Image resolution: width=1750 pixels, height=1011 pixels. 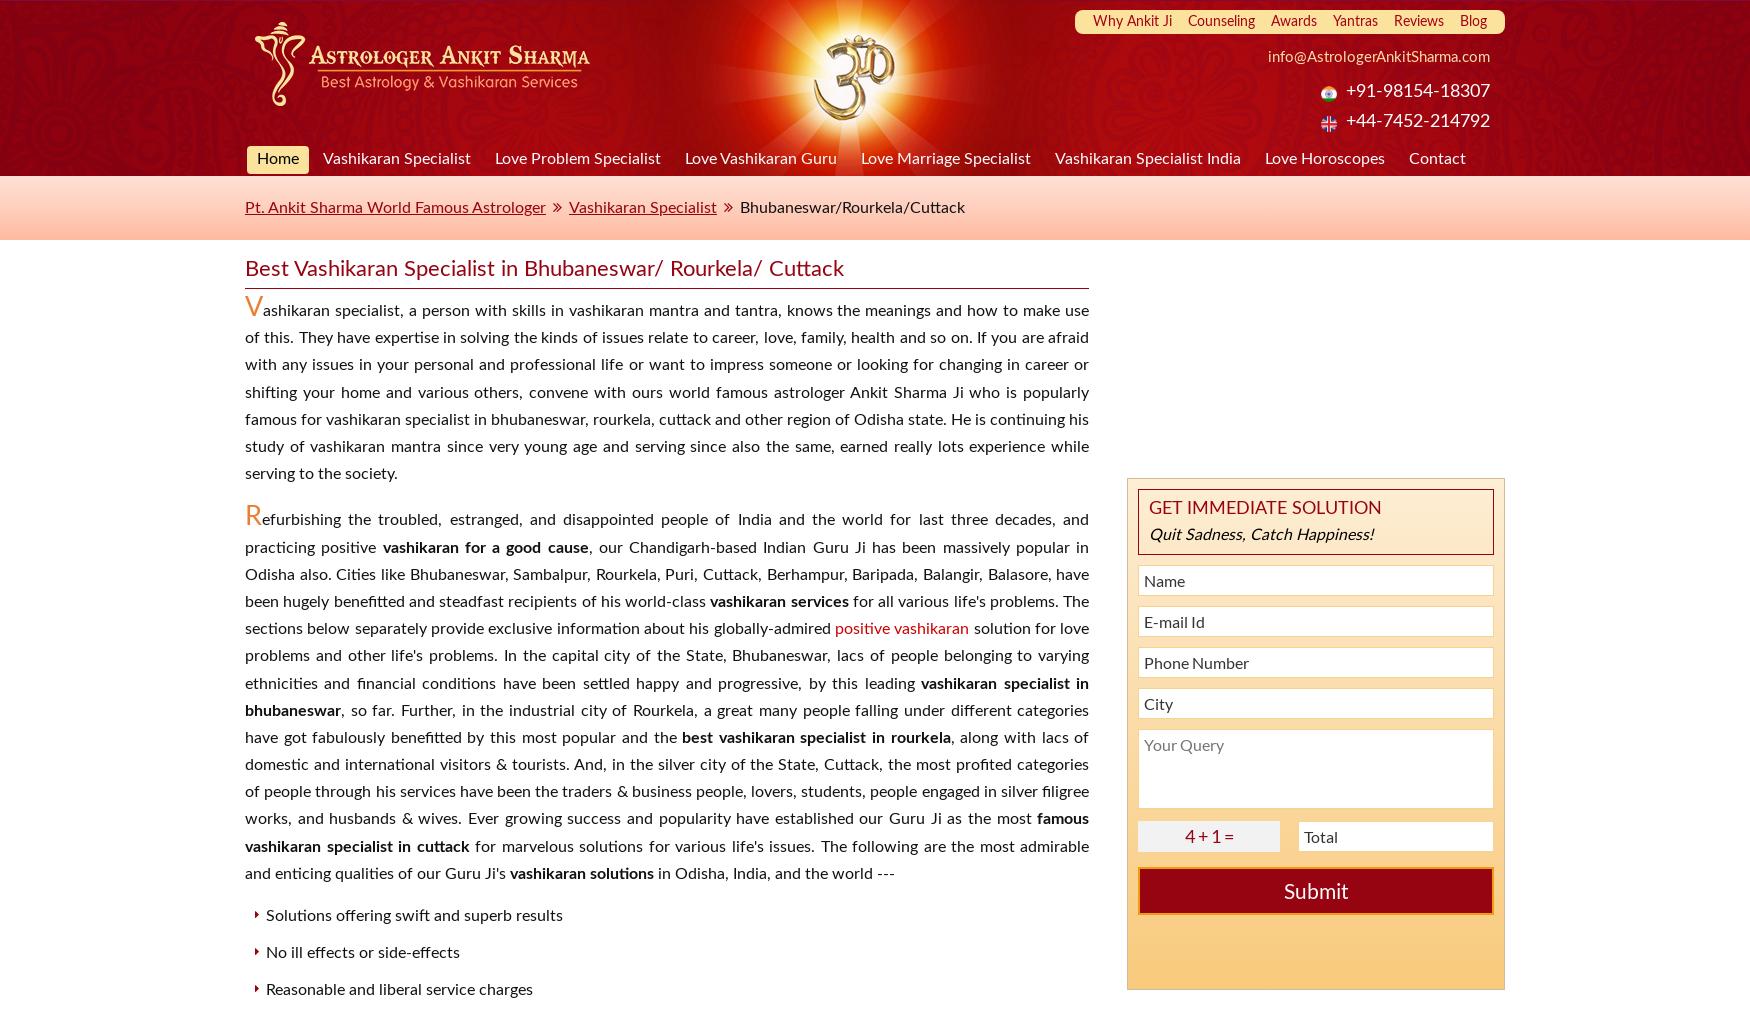 I want to click on 'Love Horoscopes', so click(x=1324, y=157).